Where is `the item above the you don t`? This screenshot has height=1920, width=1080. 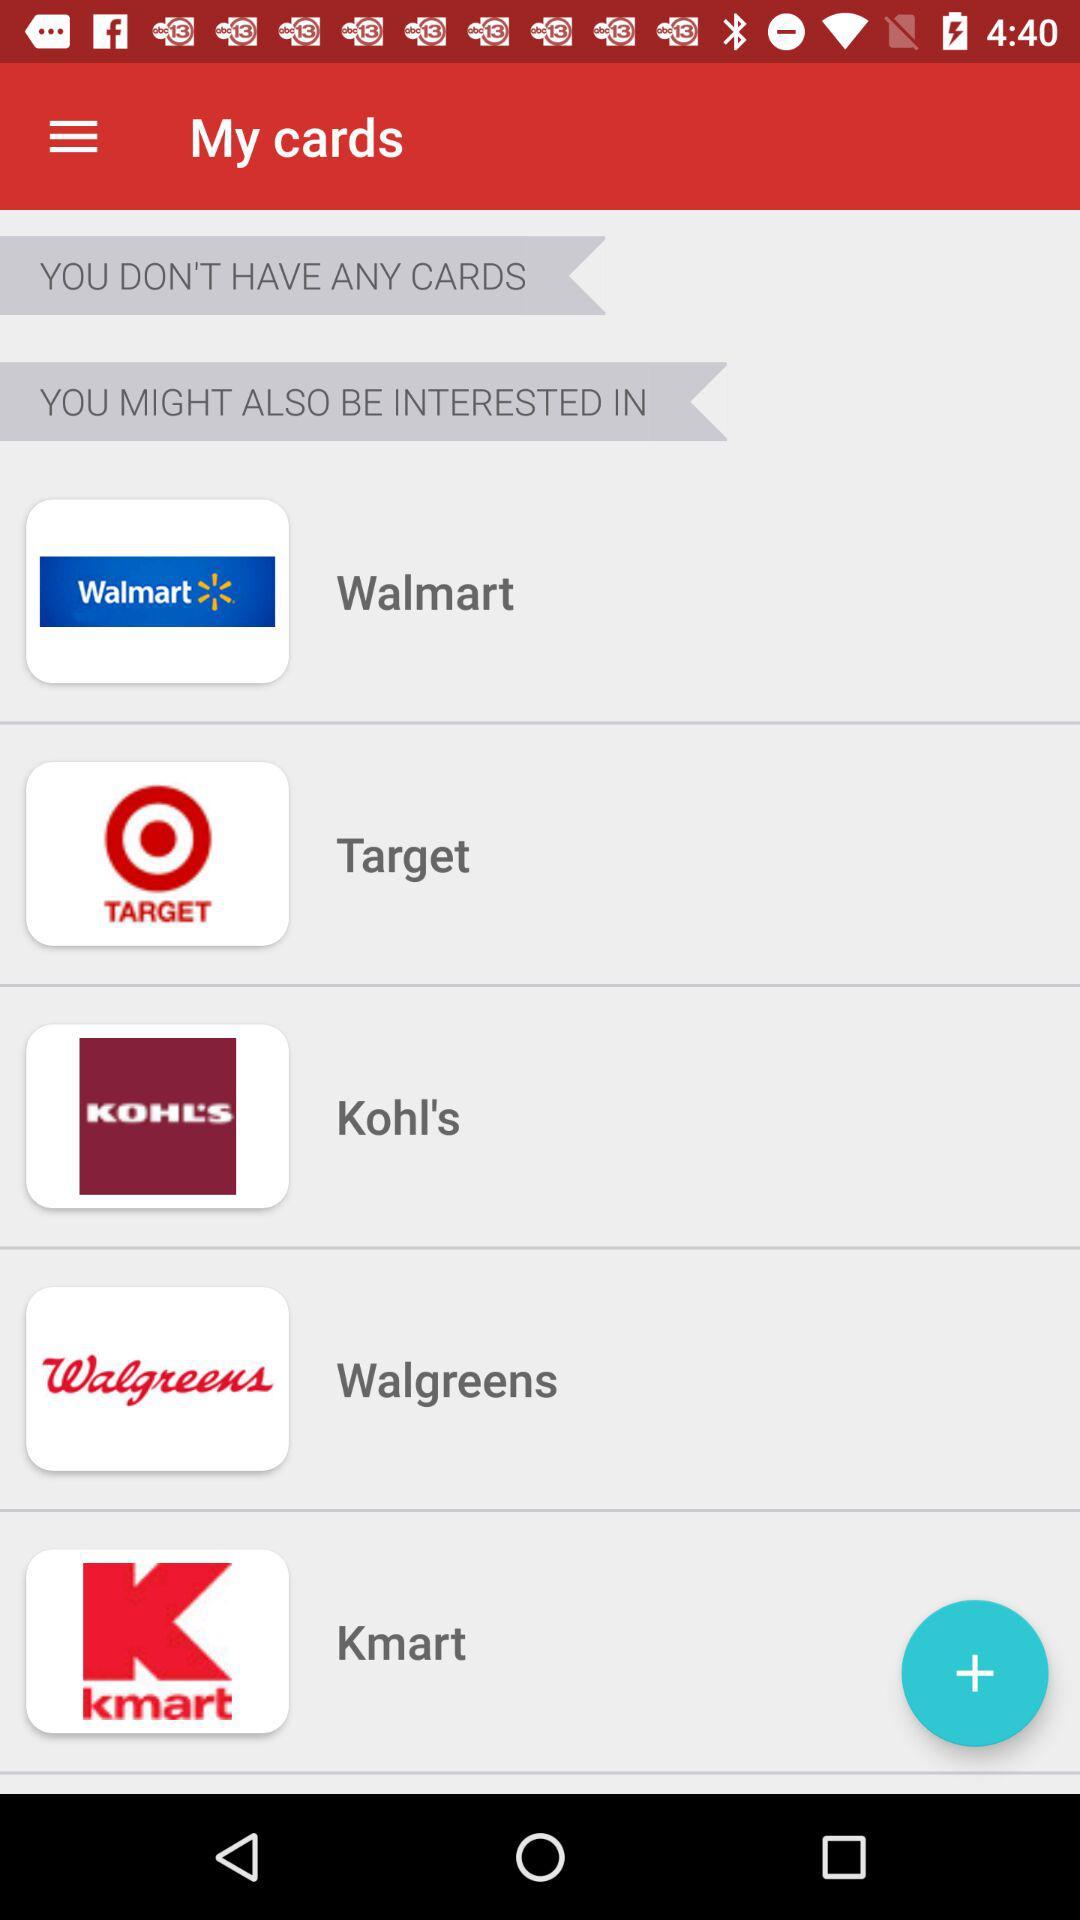 the item above the you don t is located at coordinates (72, 135).